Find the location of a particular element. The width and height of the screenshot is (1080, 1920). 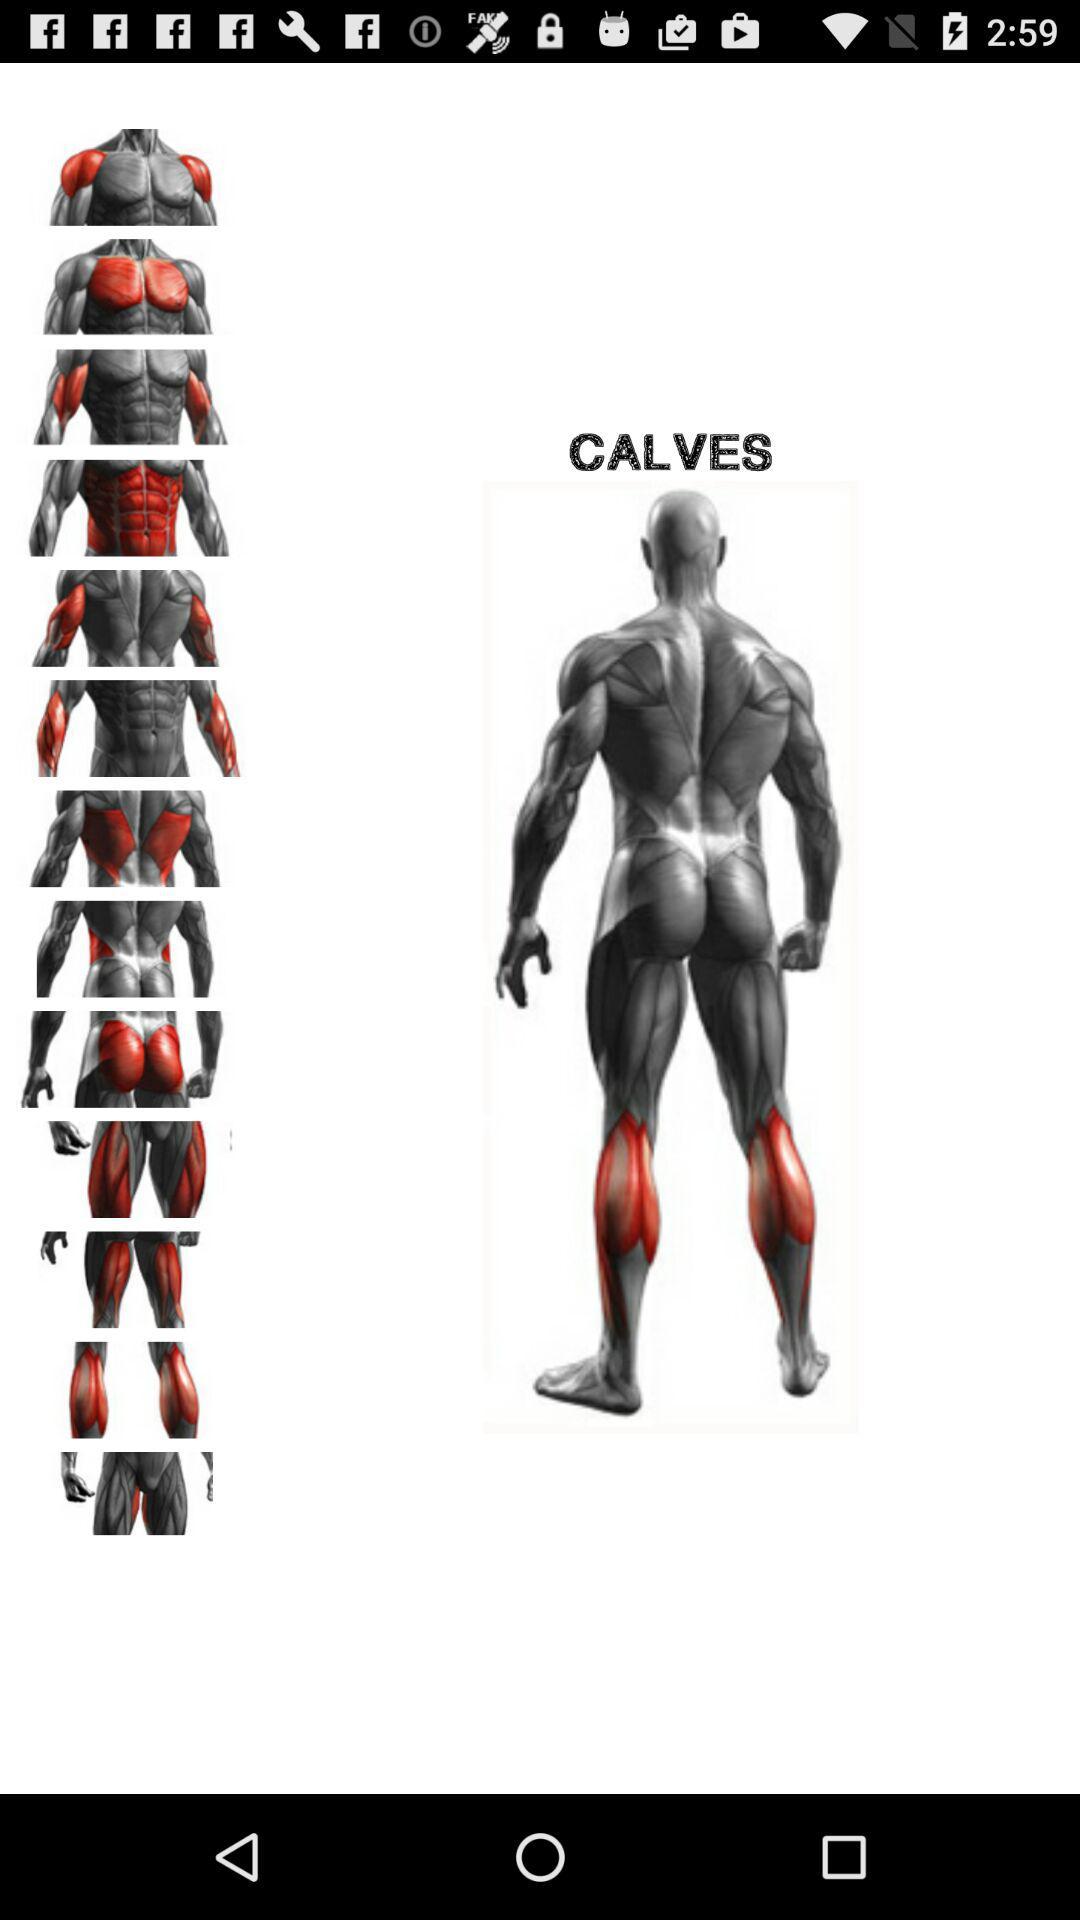

this imagw was chest is located at coordinates (131, 170).